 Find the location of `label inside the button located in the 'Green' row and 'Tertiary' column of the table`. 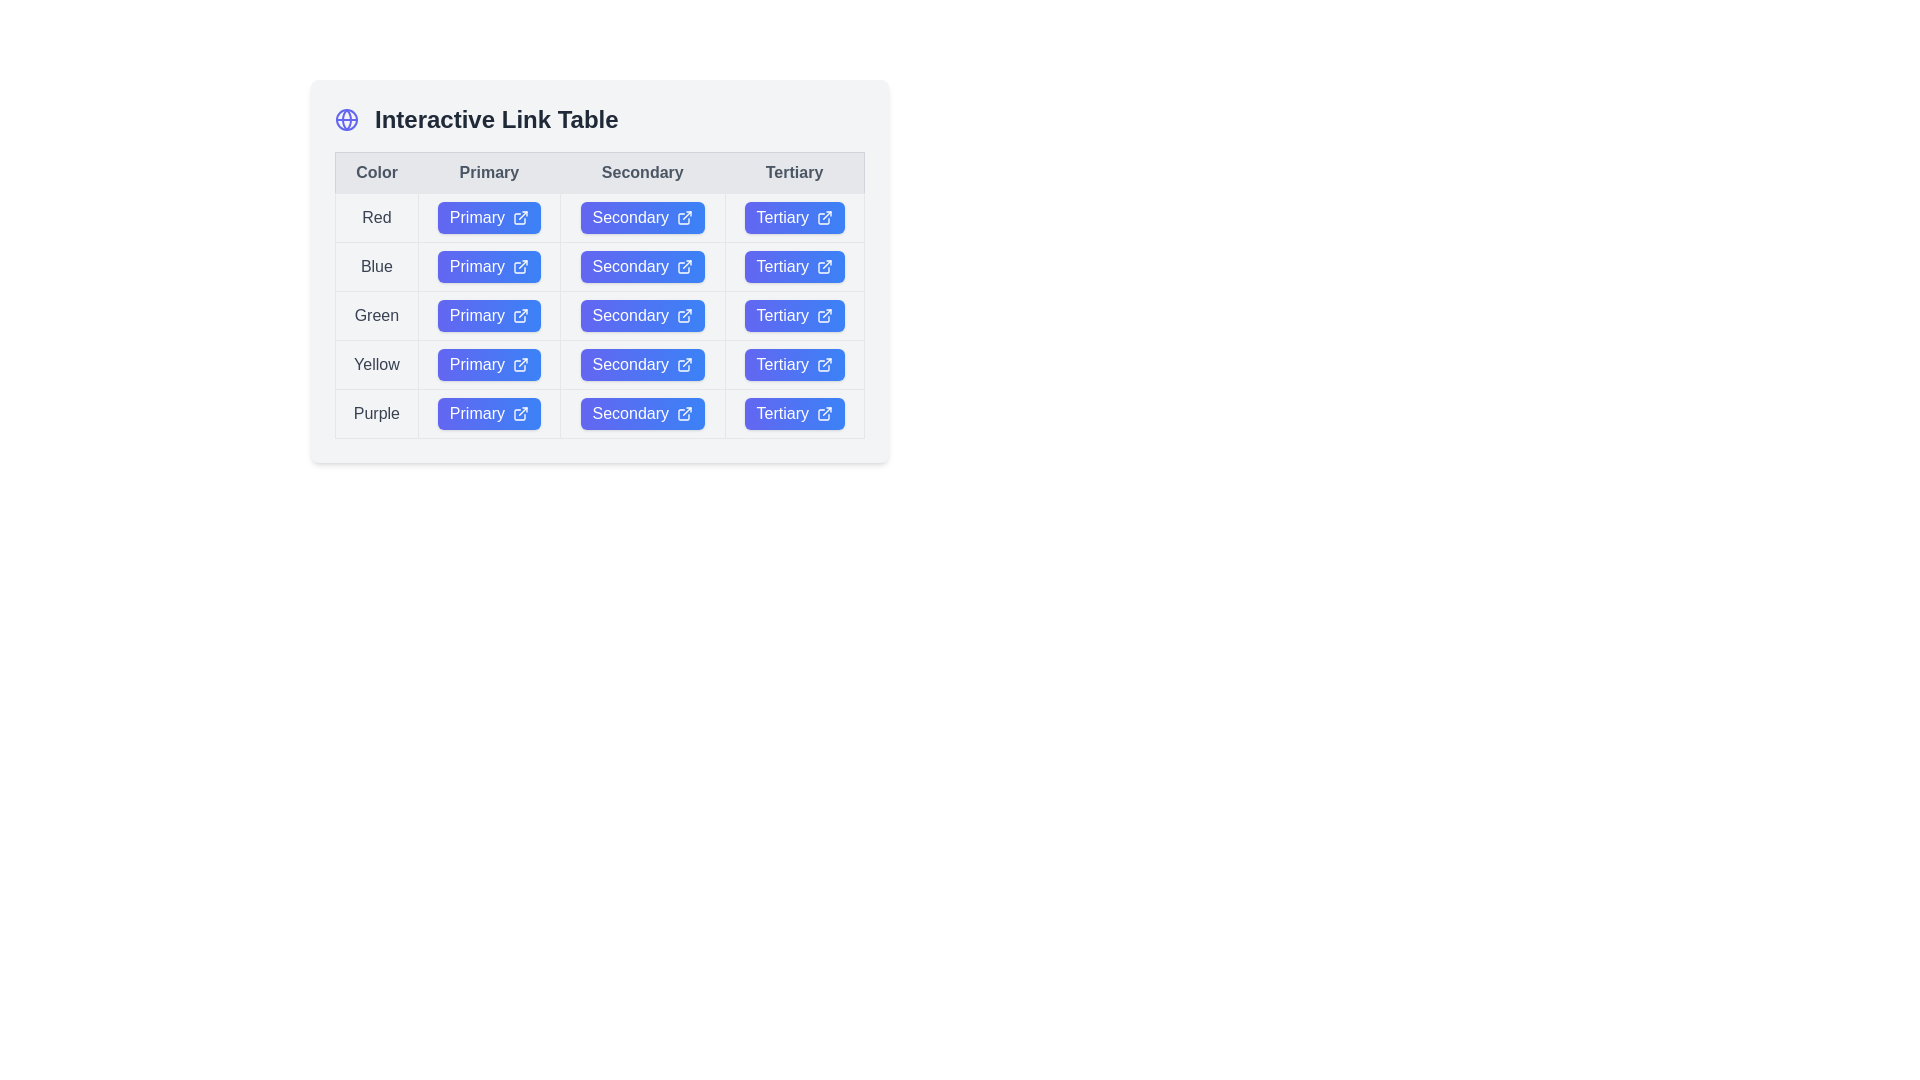

label inside the button located in the 'Green' row and 'Tertiary' column of the table is located at coordinates (781, 315).